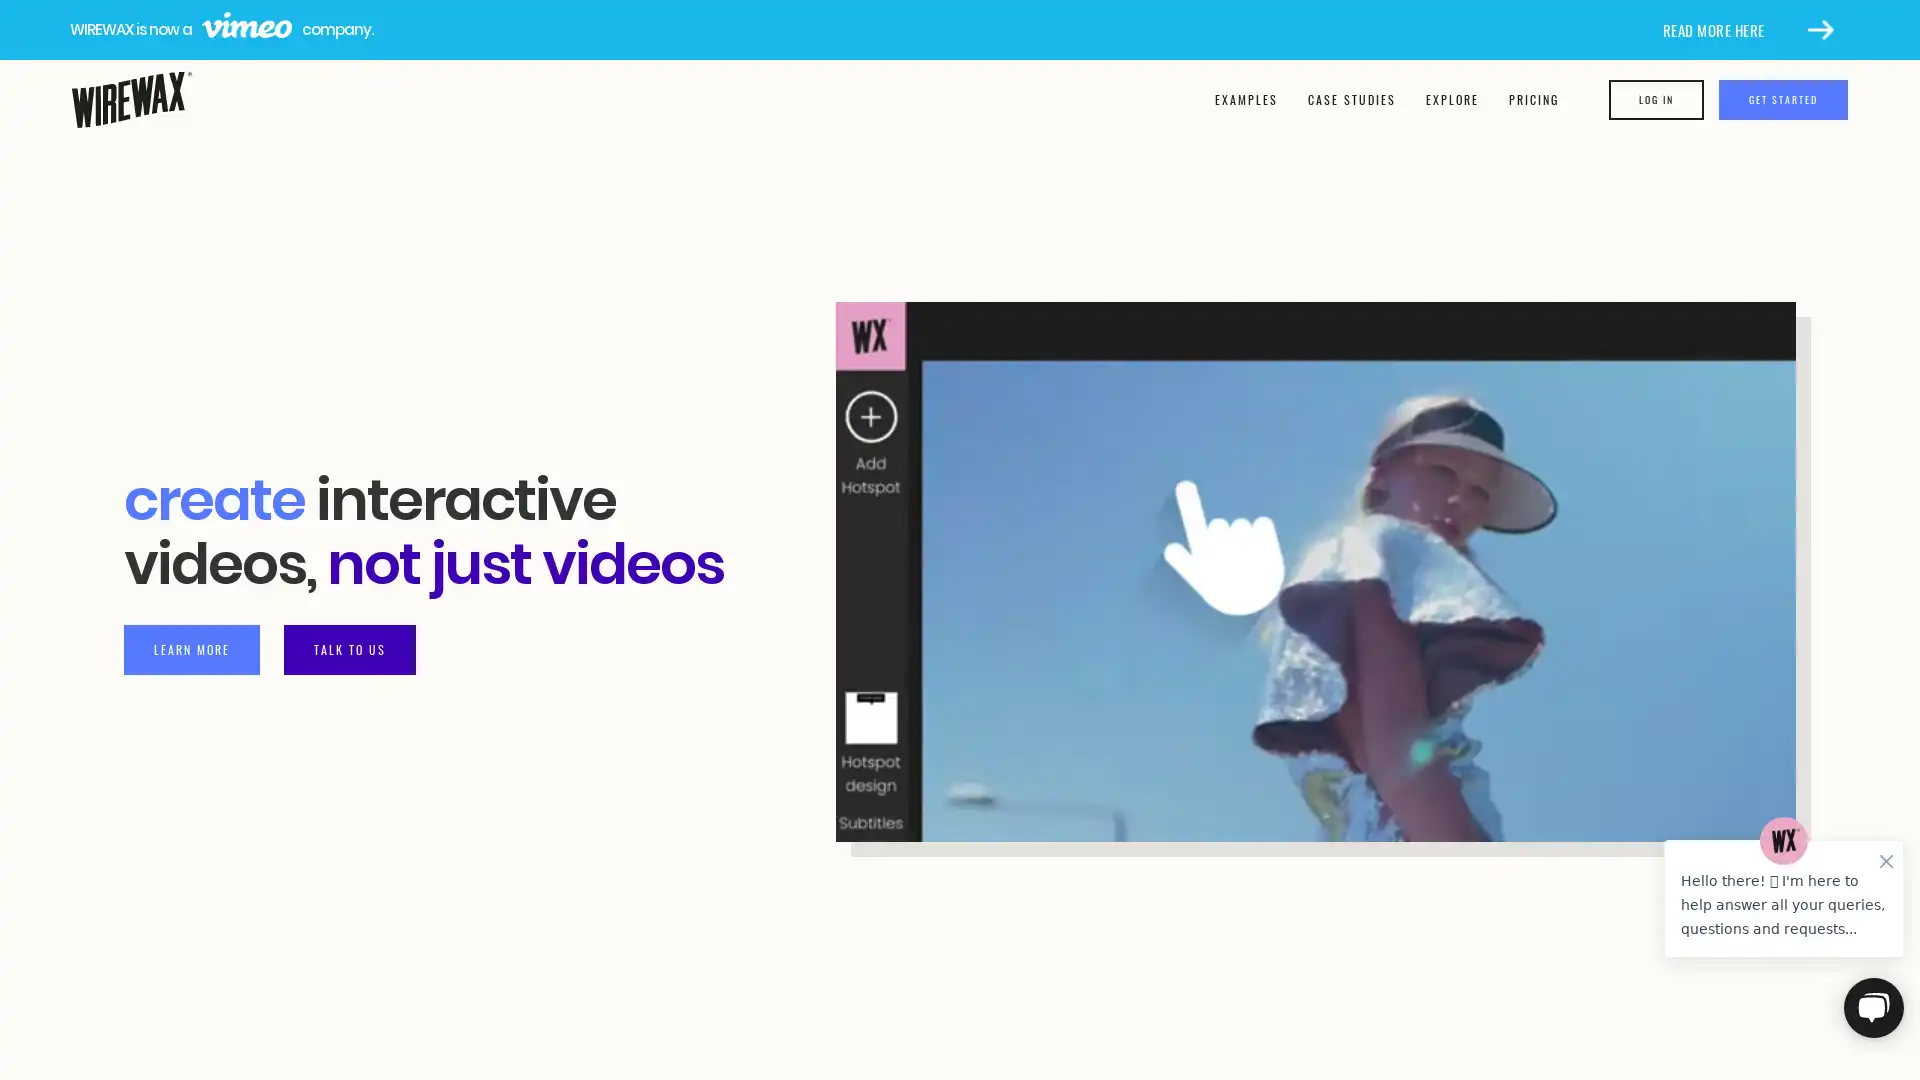 This screenshot has width=1920, height=1080. Describe the element at coordinates (192, 648) in the screenshot. I see `LEARN MORE` at that location.